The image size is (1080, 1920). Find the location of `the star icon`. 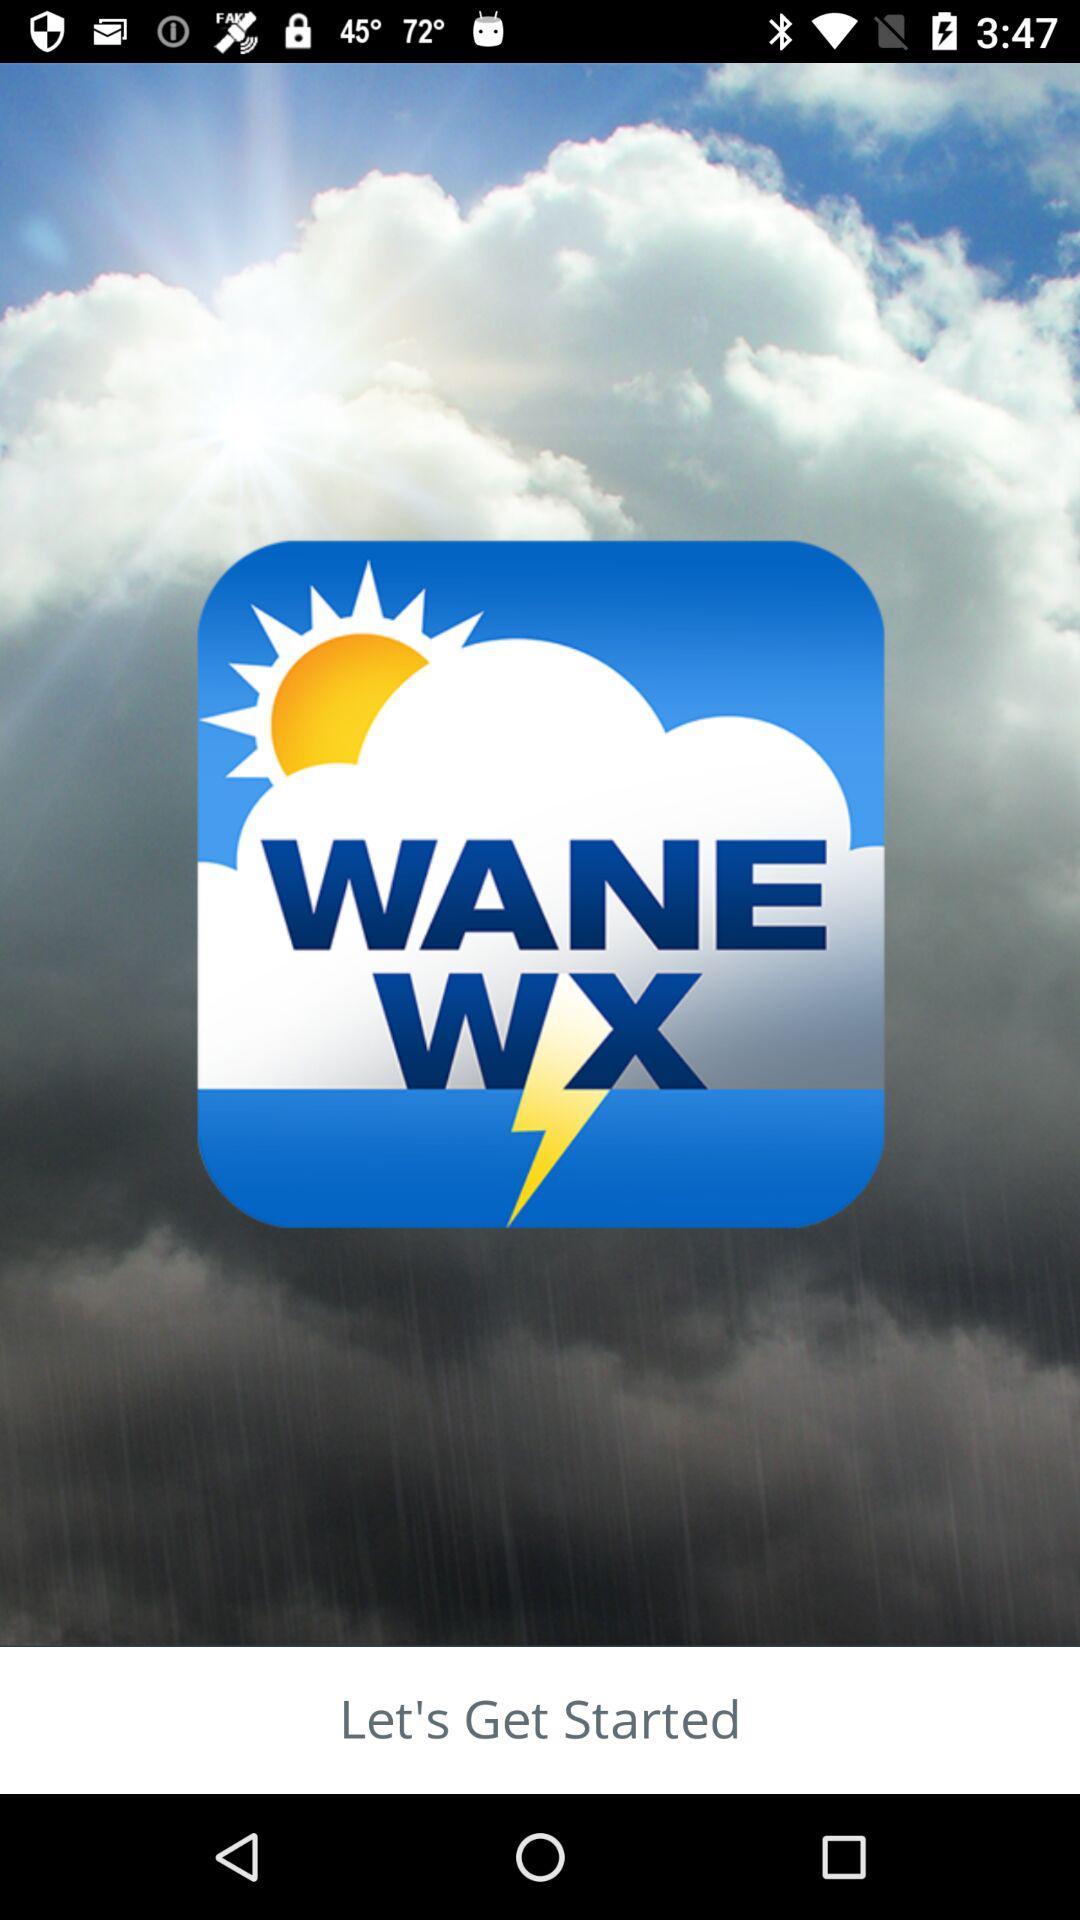

the star icon is located at coordinates (131, 240).